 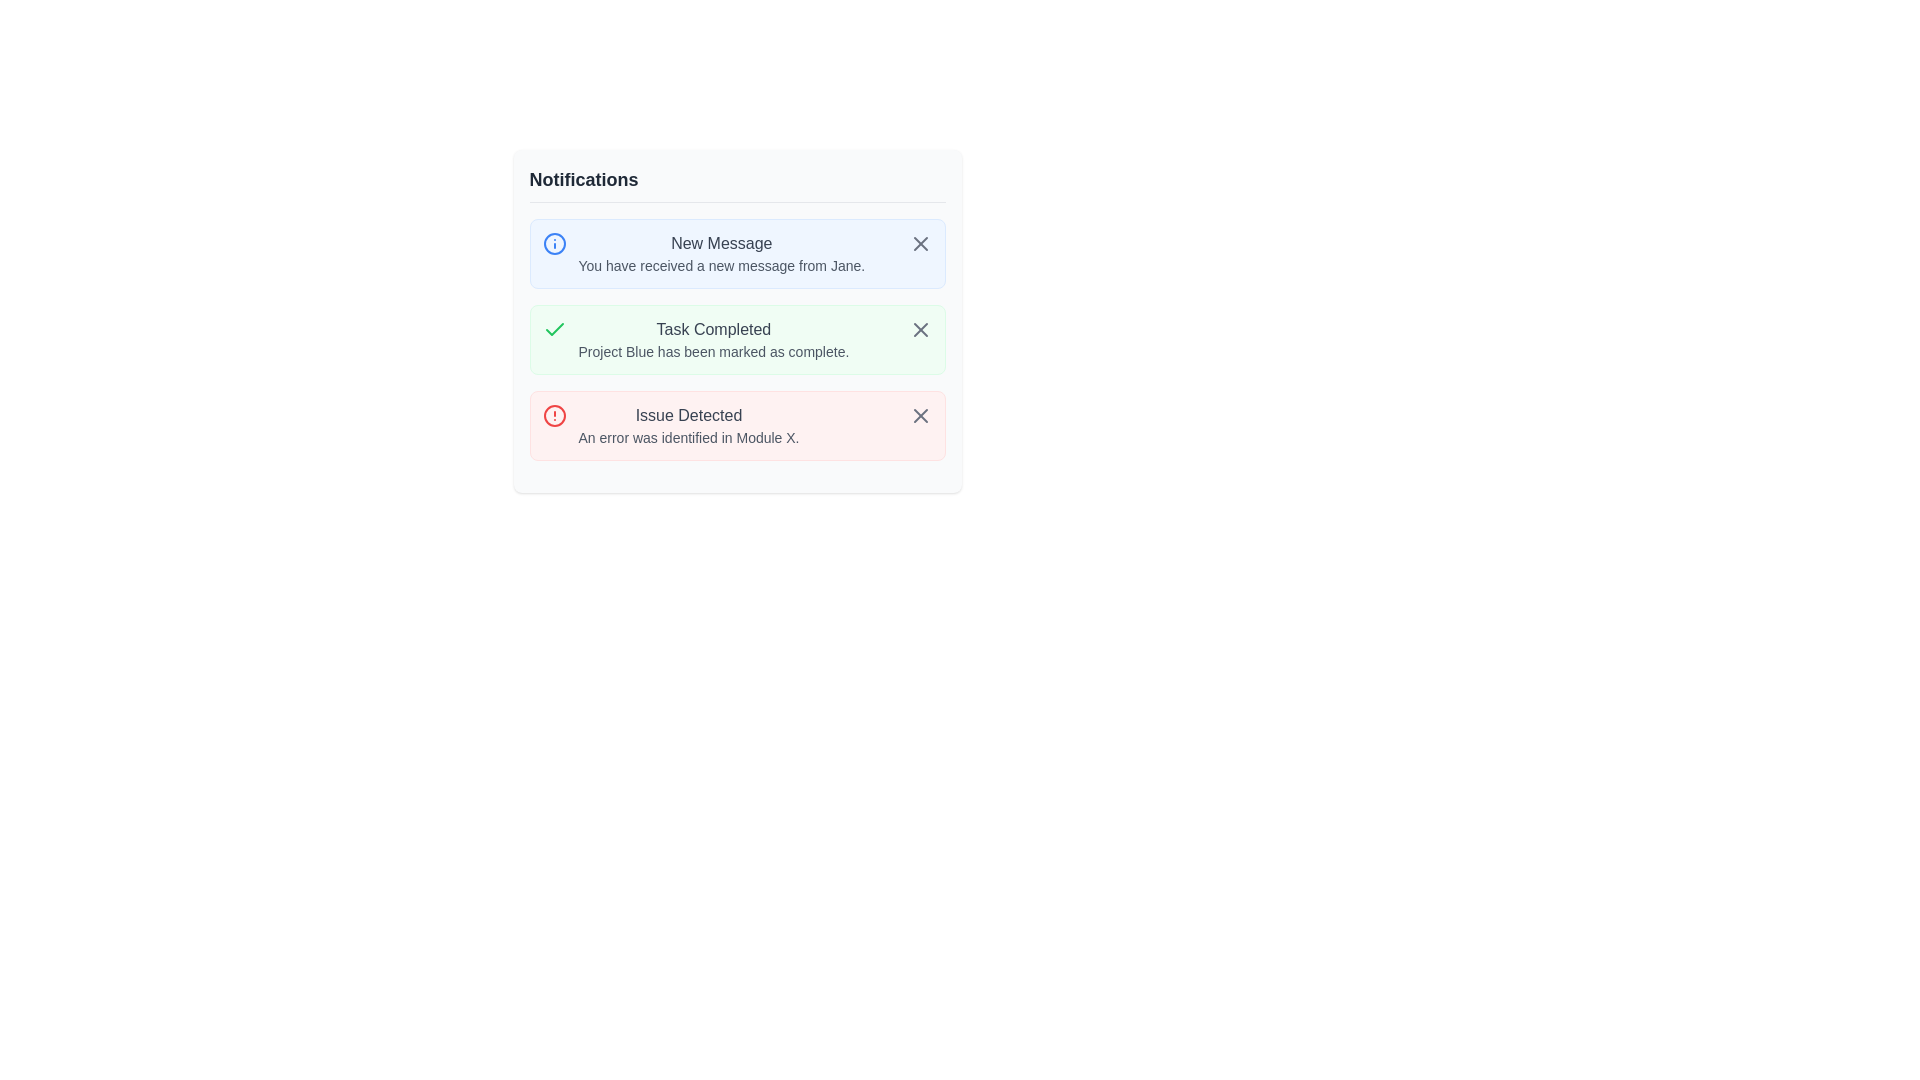 I want to click on text in the second line of the notification card titled 'New Message' for information, so click(x=720, y=265).